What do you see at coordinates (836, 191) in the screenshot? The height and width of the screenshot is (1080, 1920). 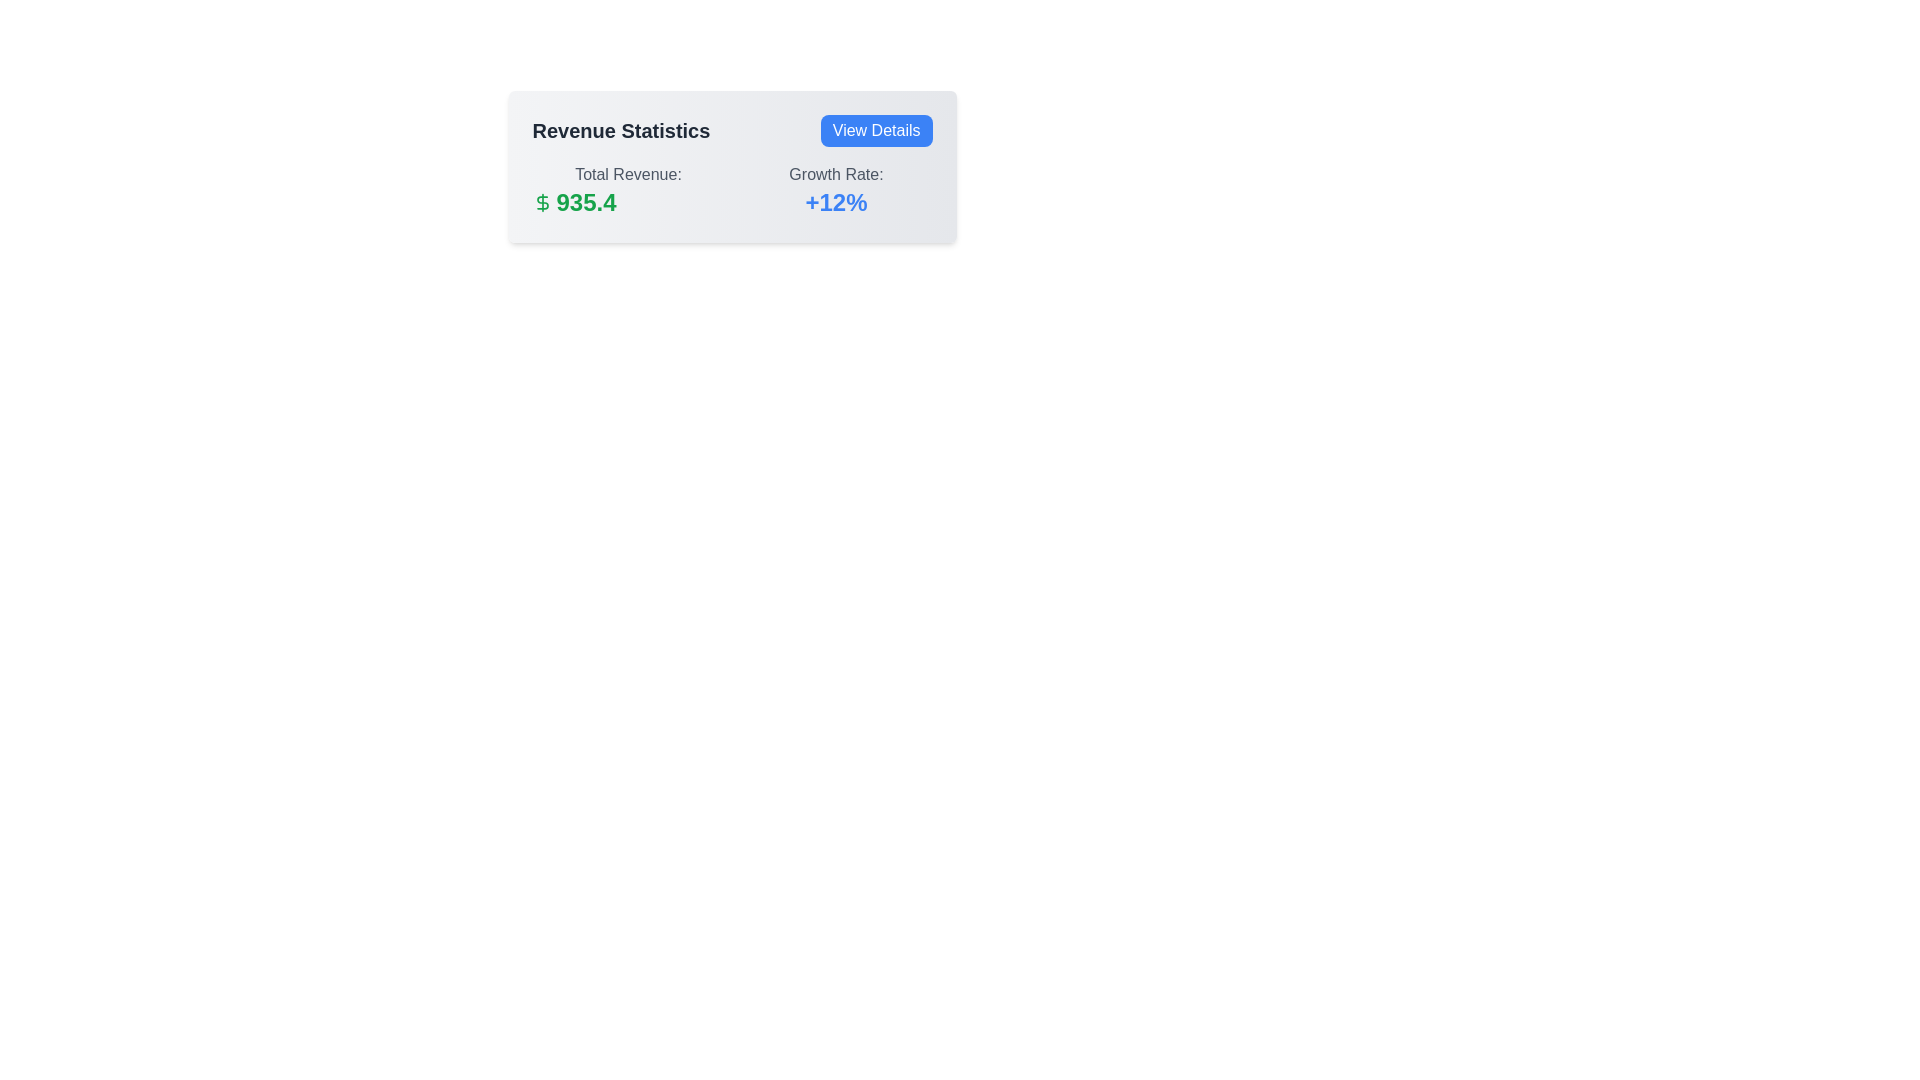 I see `the text-based informational component displaying 'Growth Rate:' with the bolded blue '+12%' value, located in the right section of the panel under 'Revenue Statistics'` at bounding box center [836, 191].